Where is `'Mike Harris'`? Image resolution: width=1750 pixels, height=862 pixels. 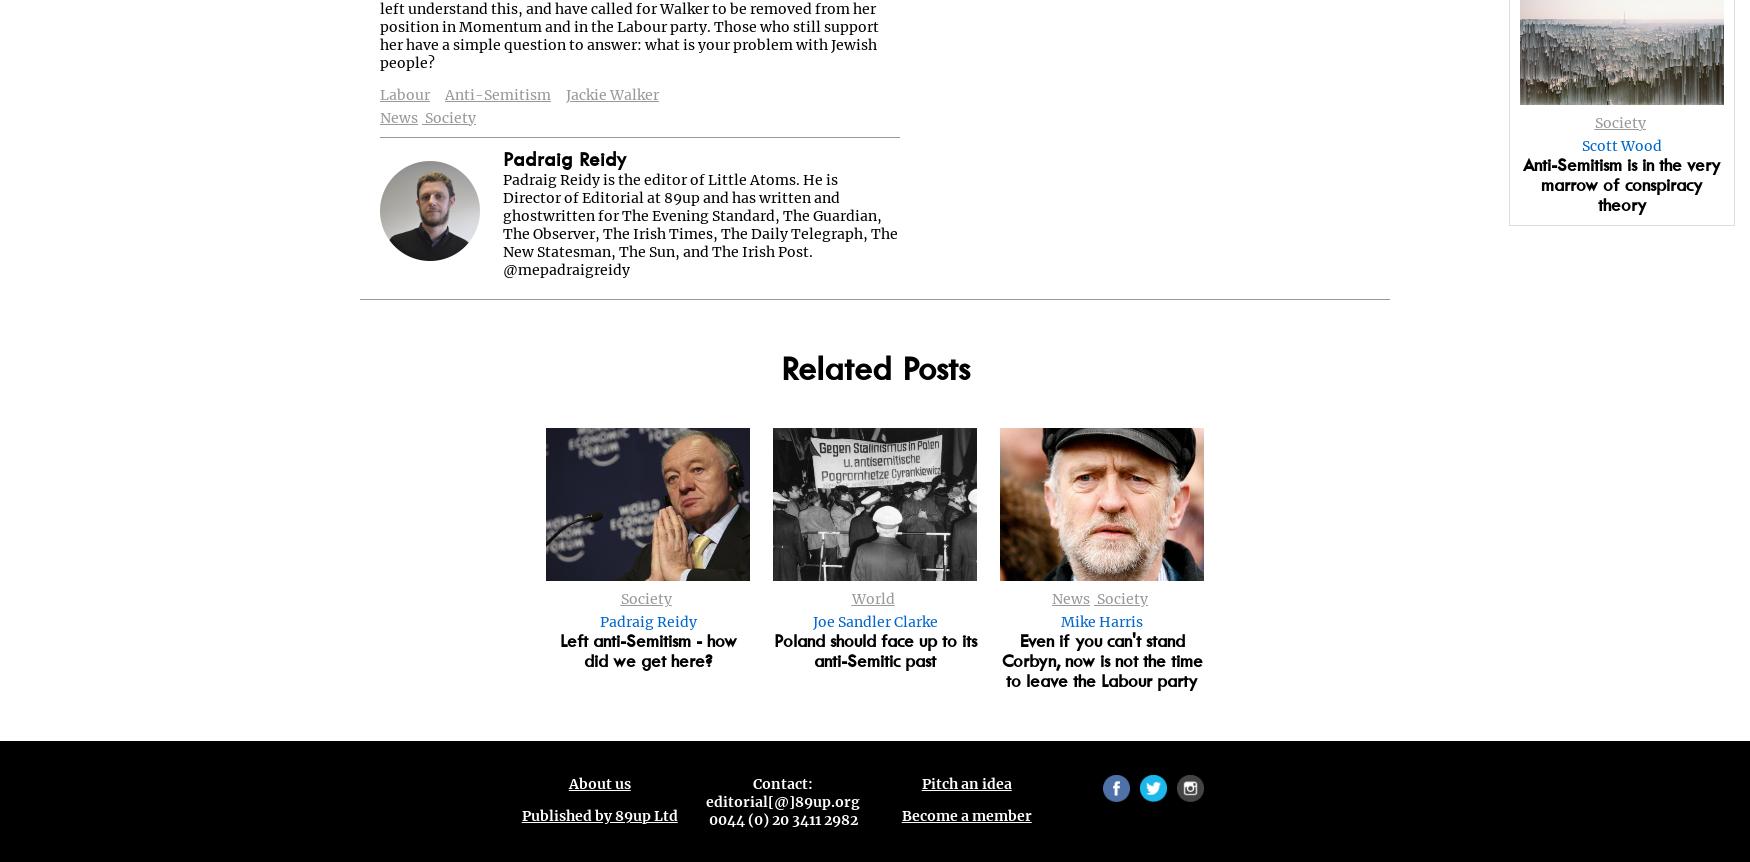
'Mike Harris' is located at coordinates (1101, 622).